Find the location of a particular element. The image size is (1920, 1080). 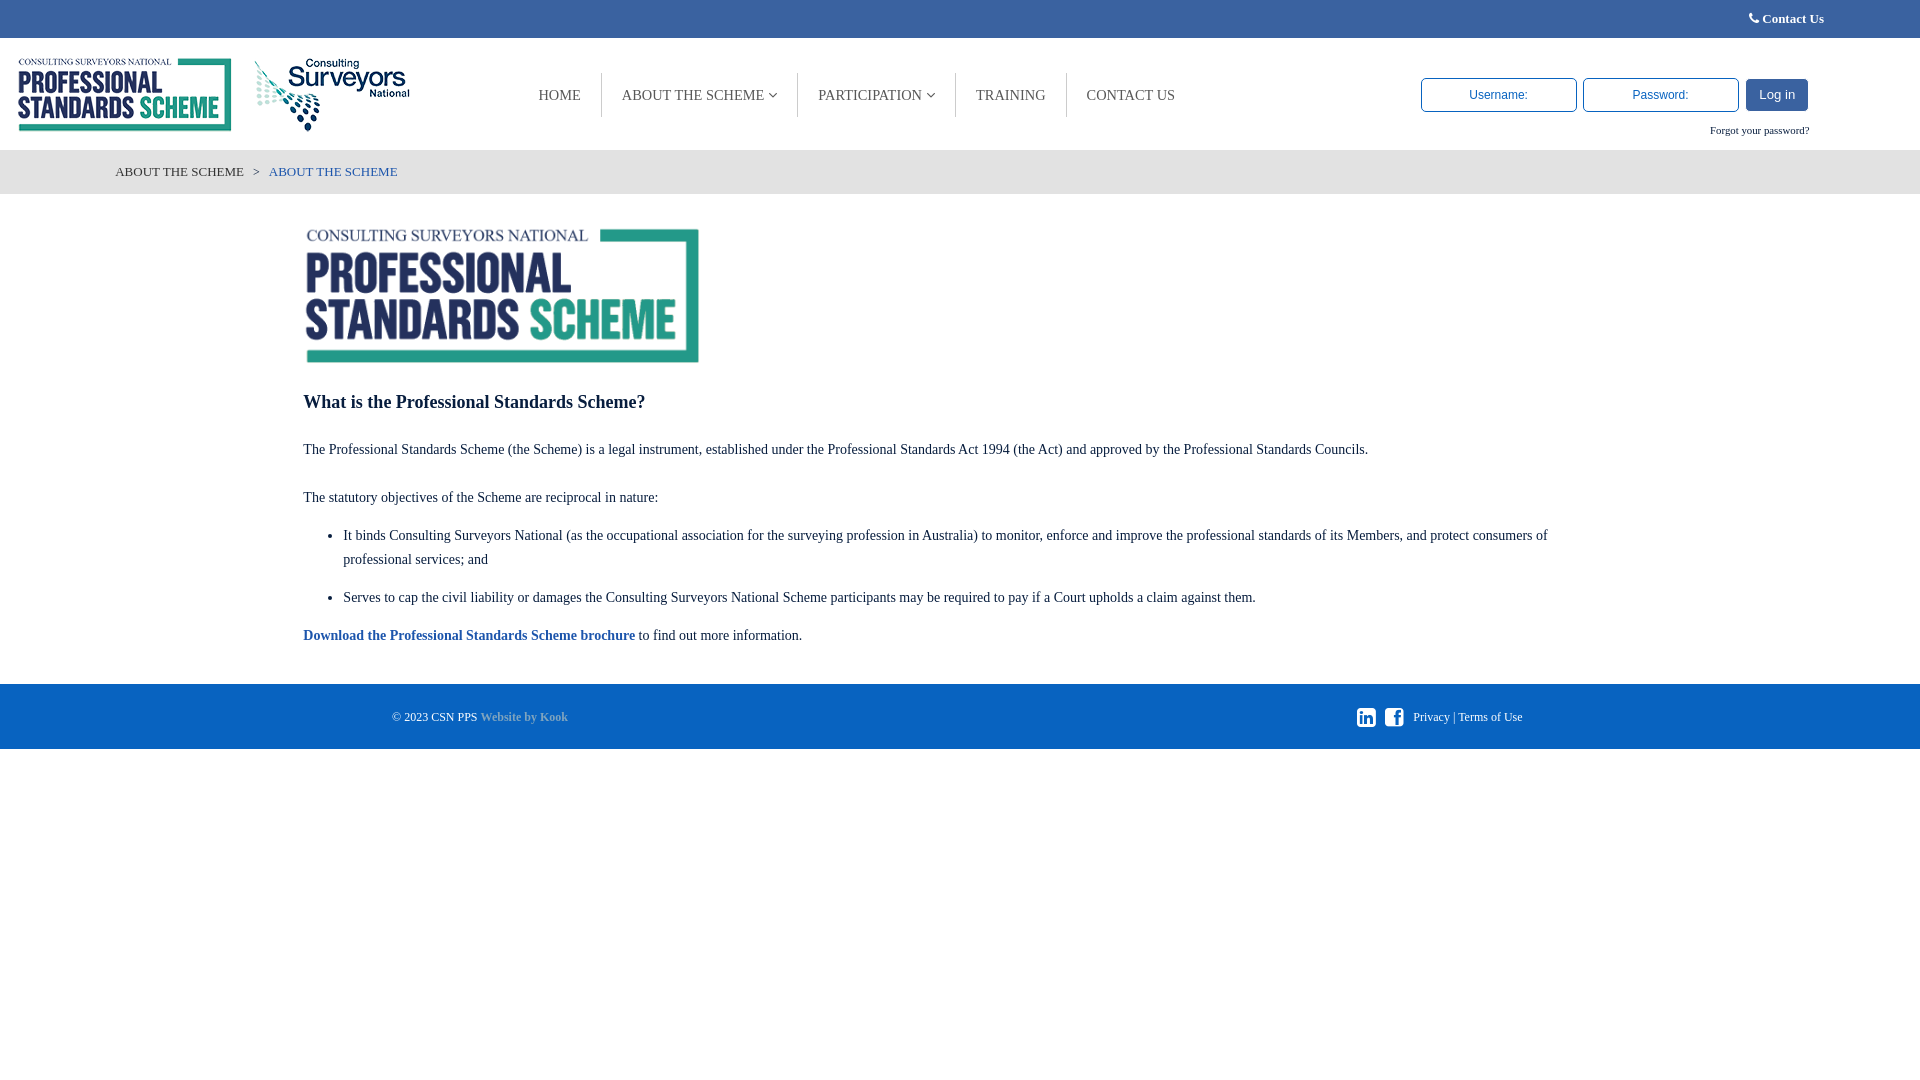

'Terms of Use' is located at coordinates (1489, 716).